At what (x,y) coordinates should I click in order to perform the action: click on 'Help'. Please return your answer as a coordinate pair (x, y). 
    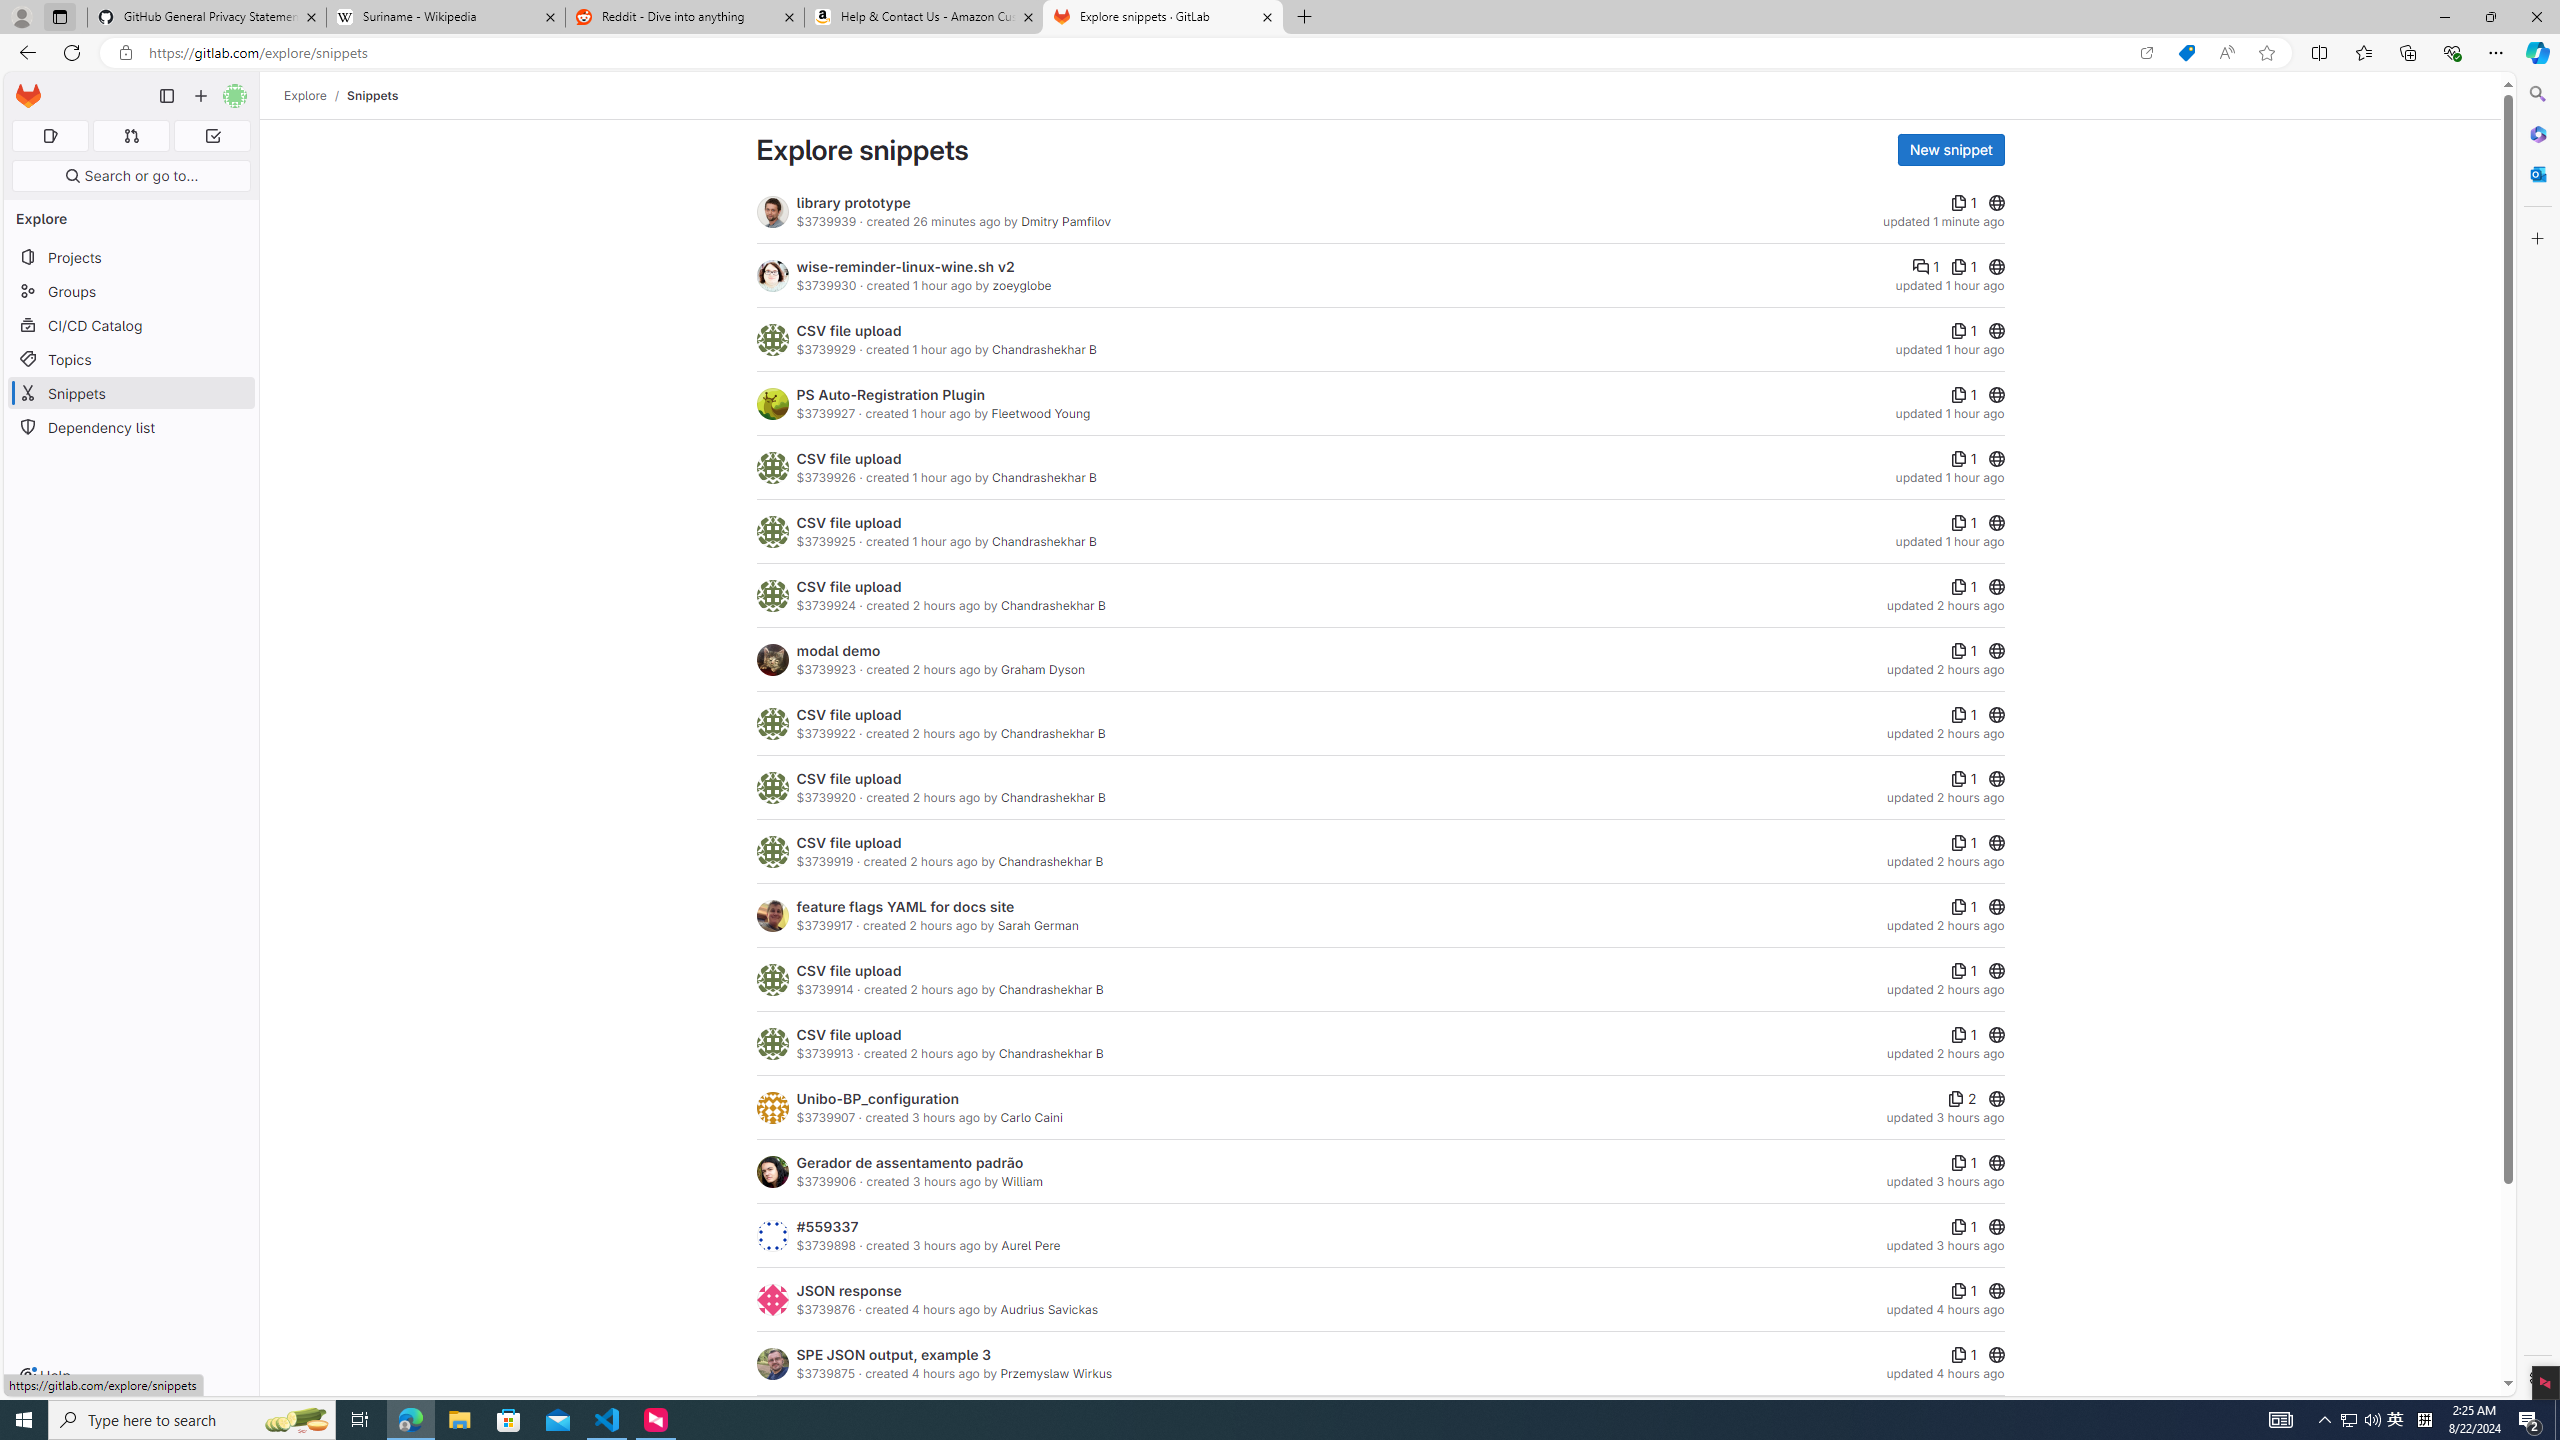
    Looking at the image, I should click on (44, 1374).